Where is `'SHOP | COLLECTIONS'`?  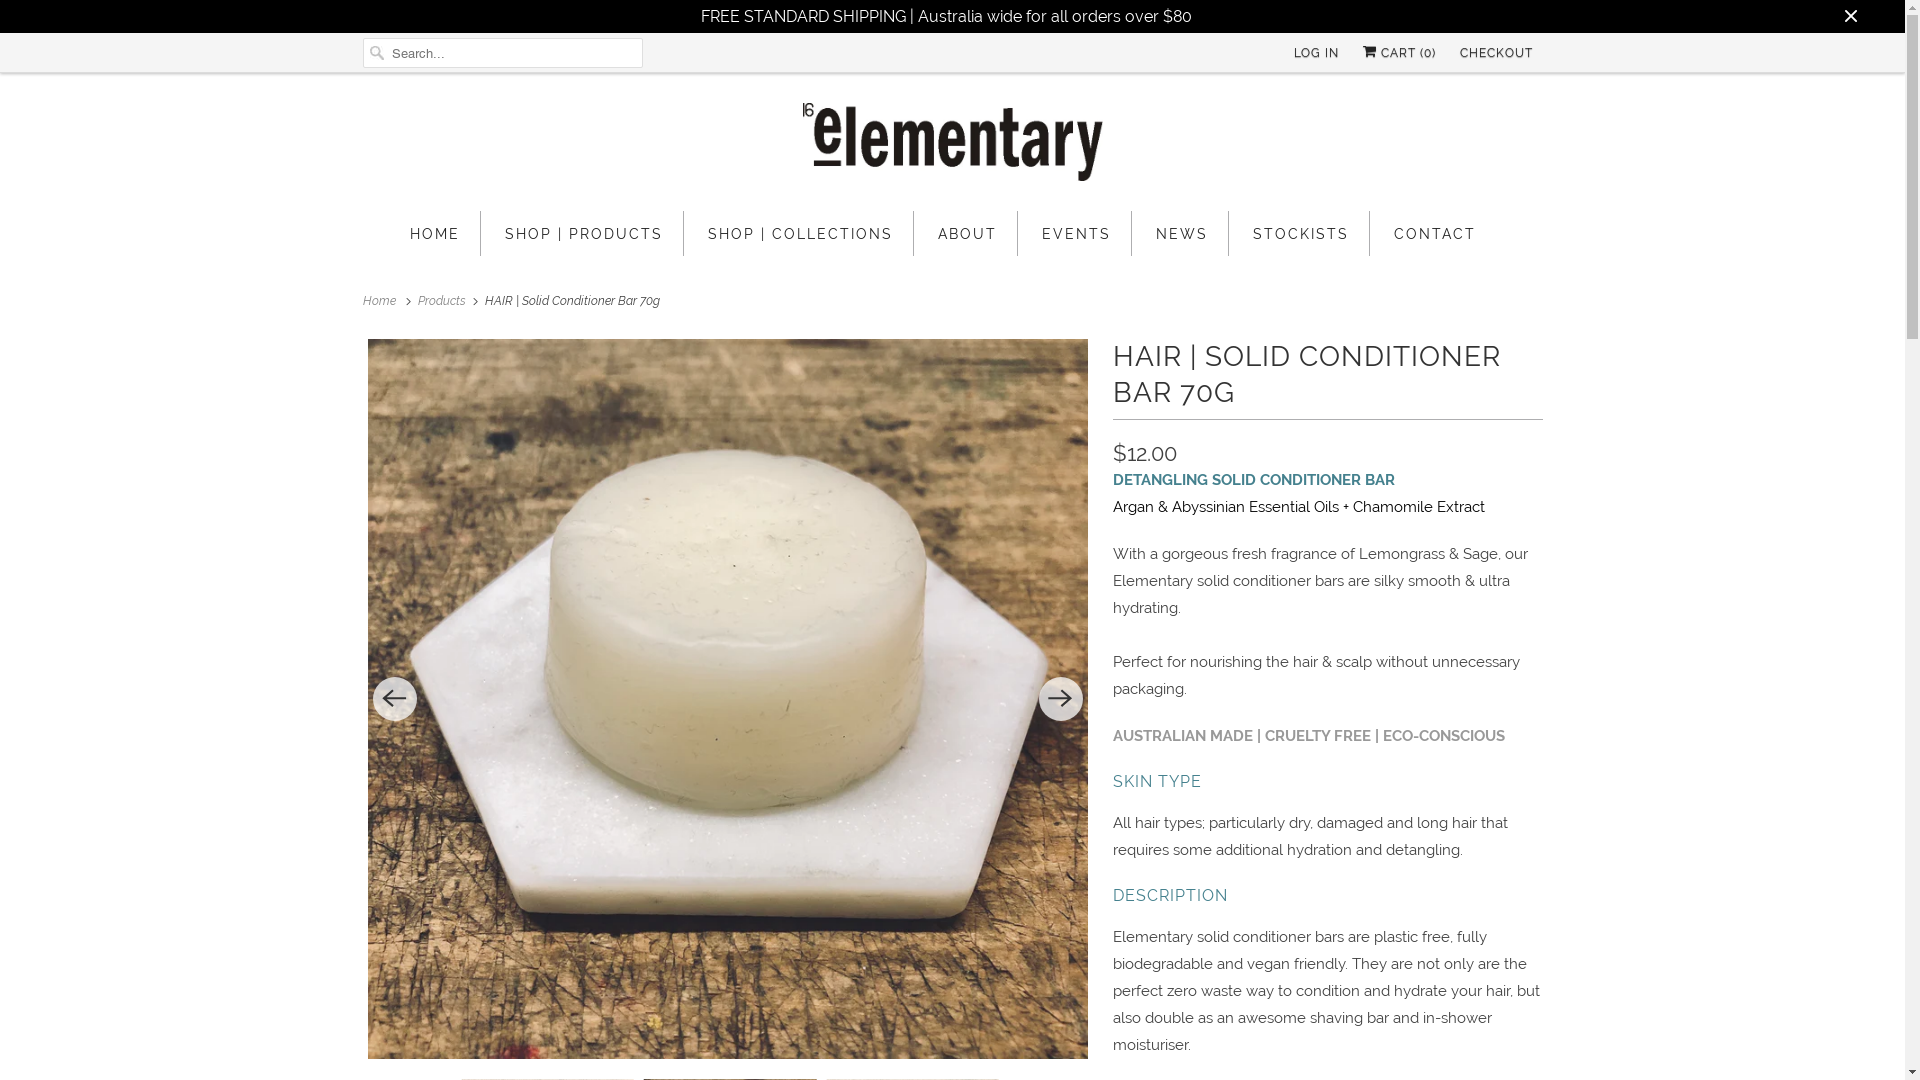
'SHOP | COLLECTIONS' is located at coordinates (800, 232).